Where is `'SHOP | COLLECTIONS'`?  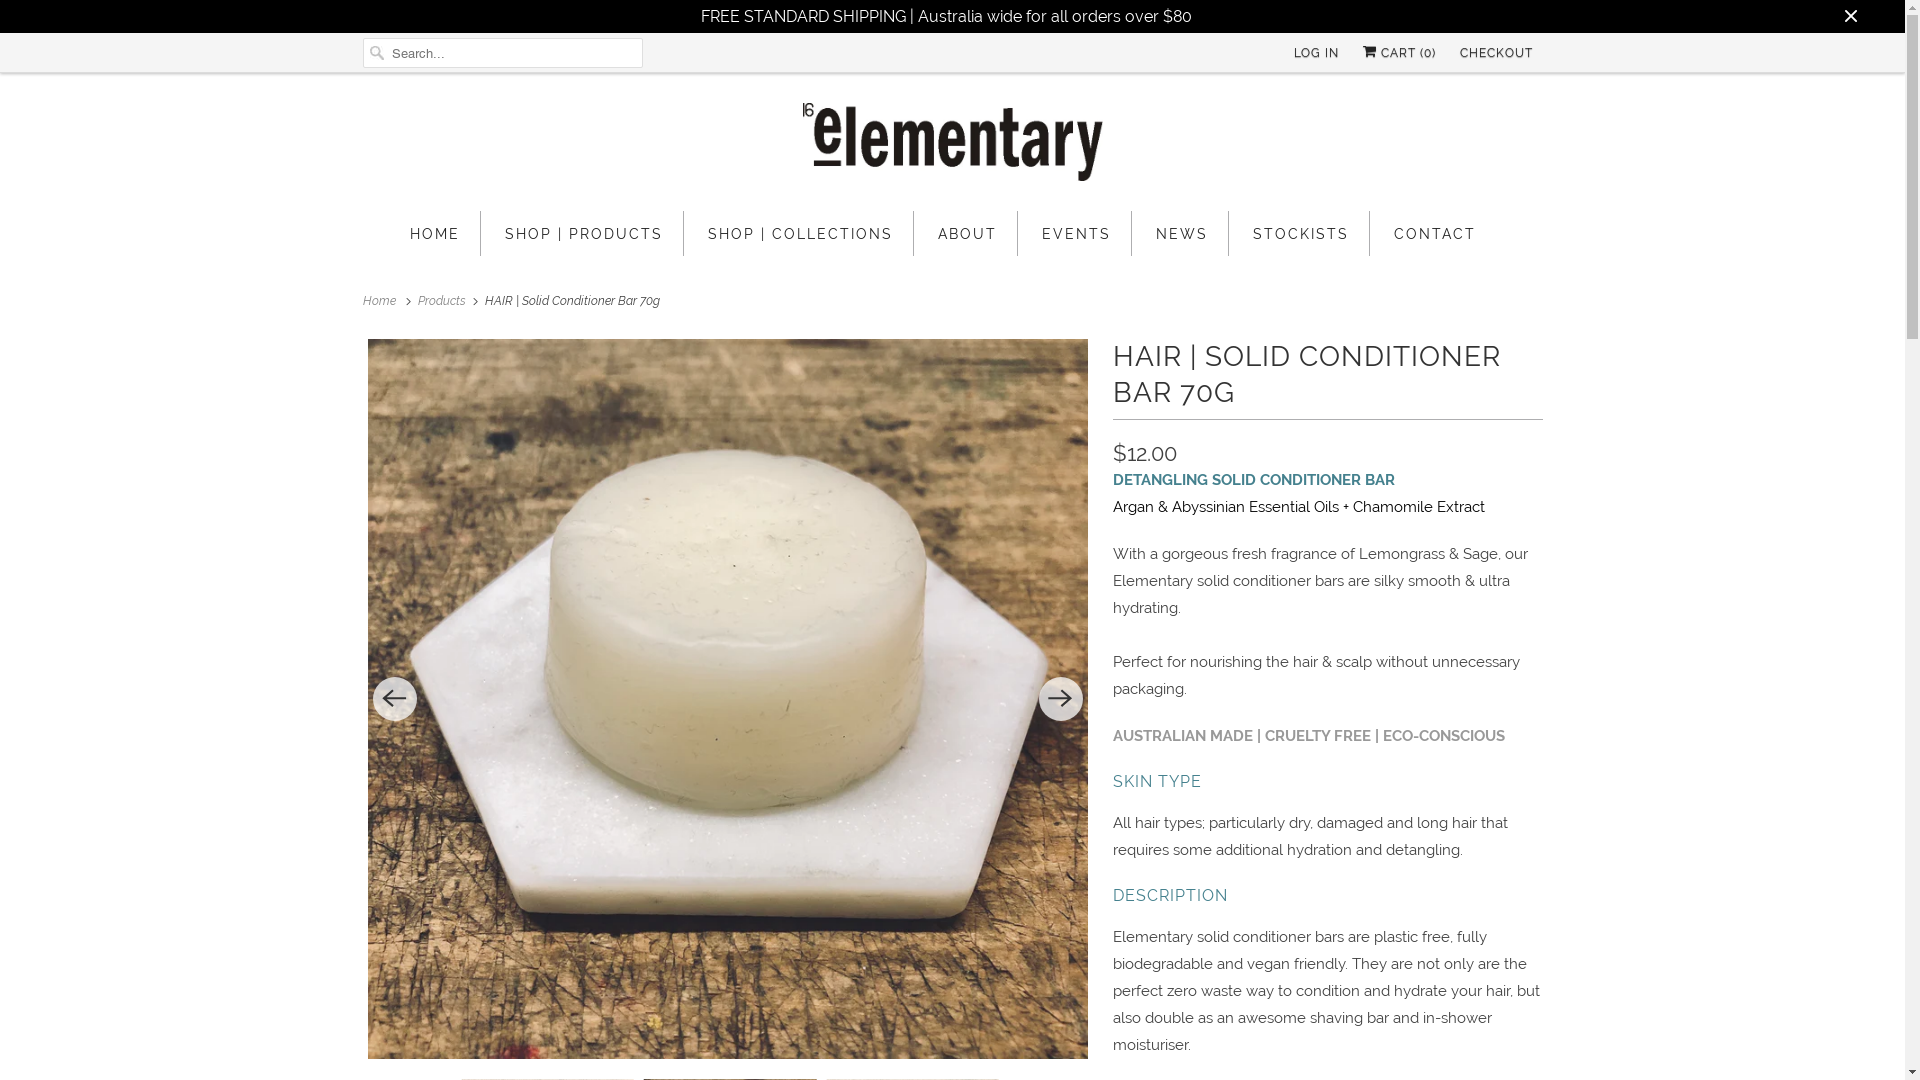
'SHOP | COLLECTIONS' is located at coordinates (800, 232).